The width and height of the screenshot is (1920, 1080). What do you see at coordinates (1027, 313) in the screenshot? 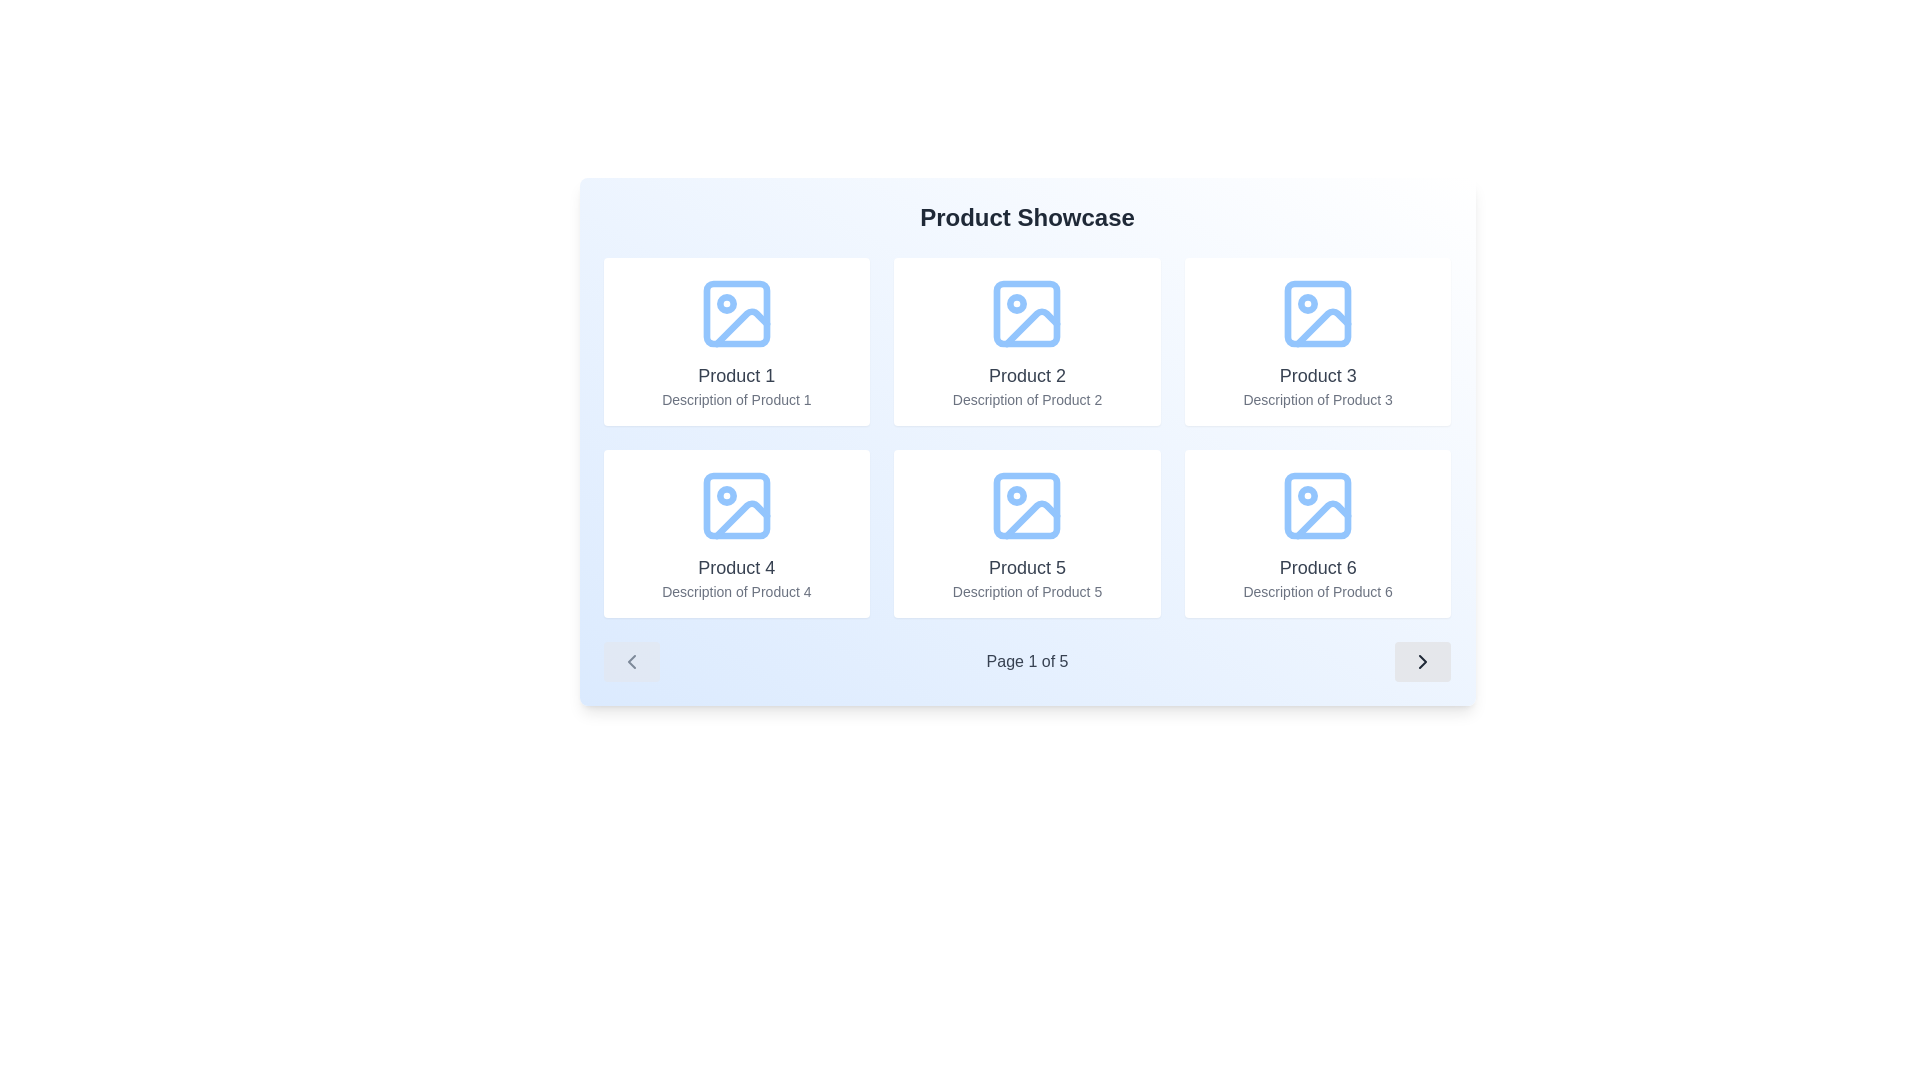
I see `the decorative icon representing 'Product 2' which is centrally aligned within its card, located above the text labels for the product name and description` at bounding box center [1027, 313].